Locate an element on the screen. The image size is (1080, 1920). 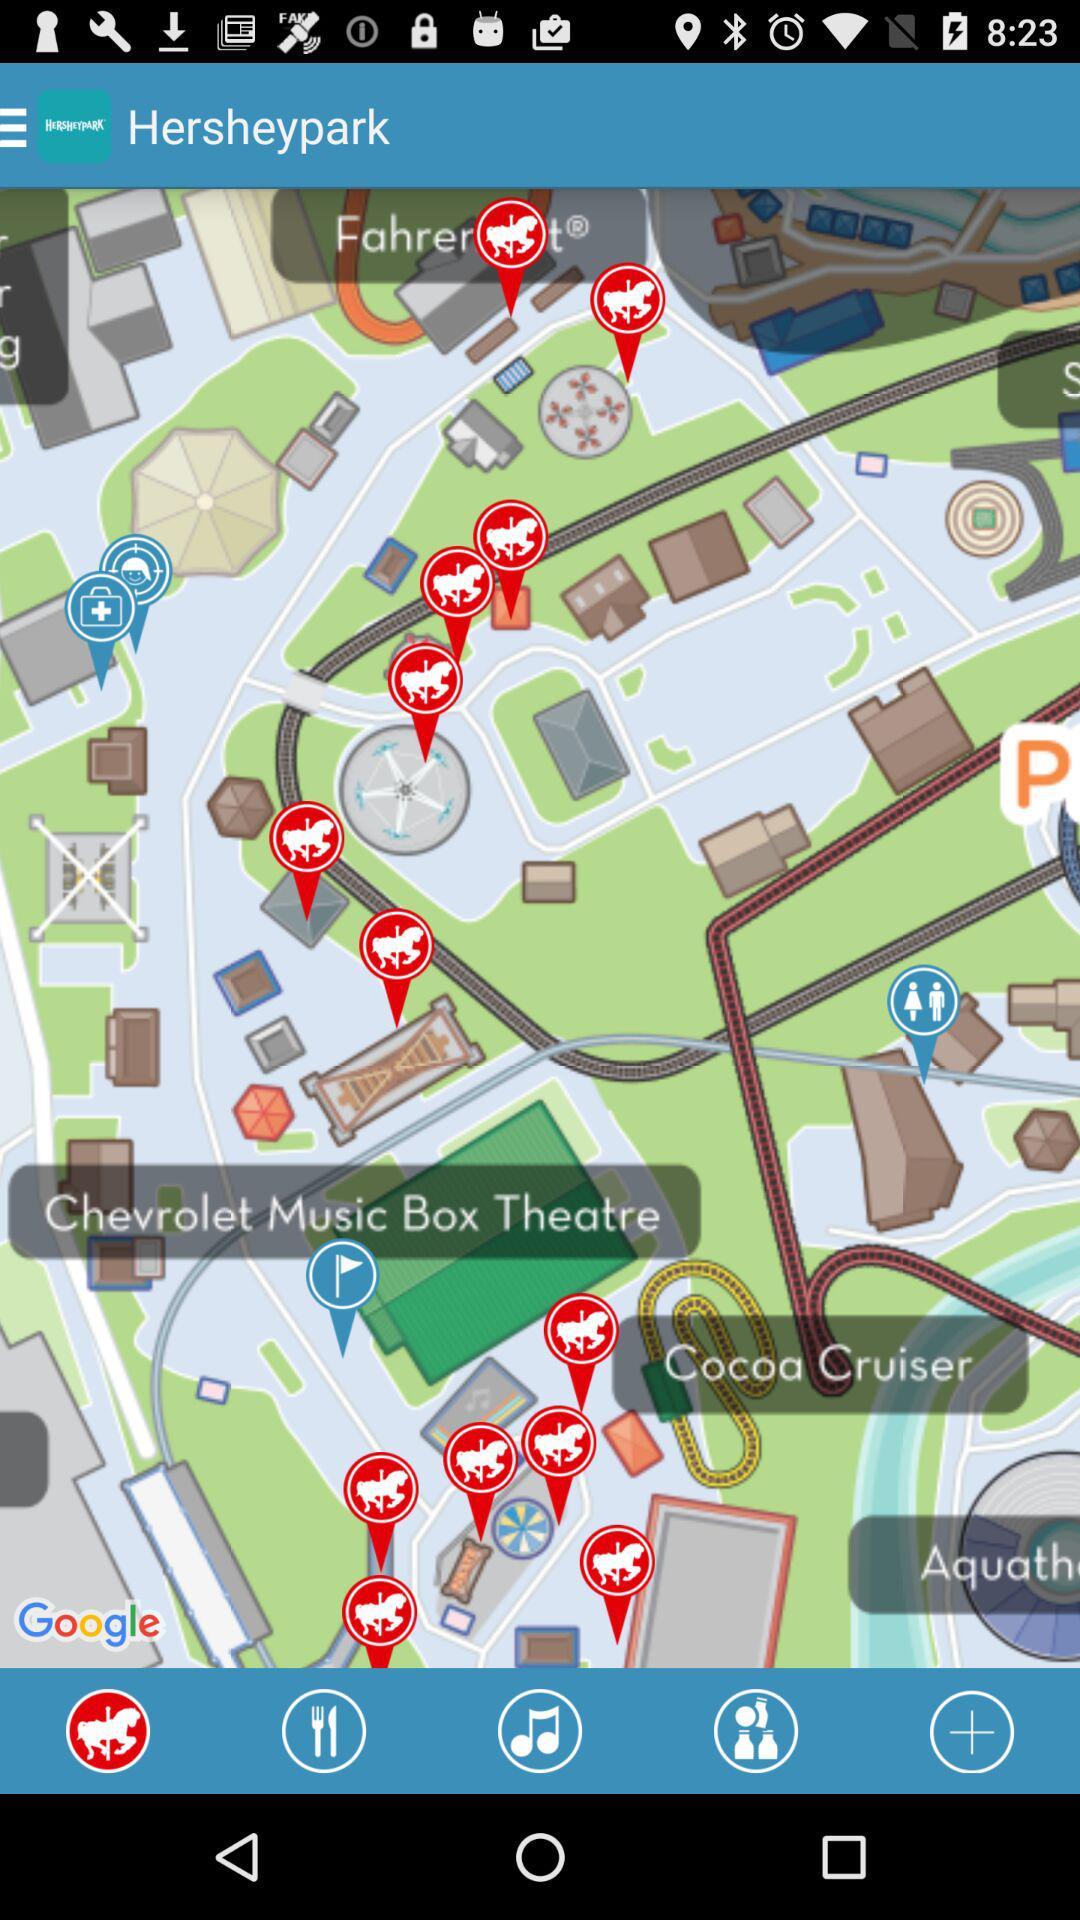
turn sound off or on is located at coordinates (540, 1730).